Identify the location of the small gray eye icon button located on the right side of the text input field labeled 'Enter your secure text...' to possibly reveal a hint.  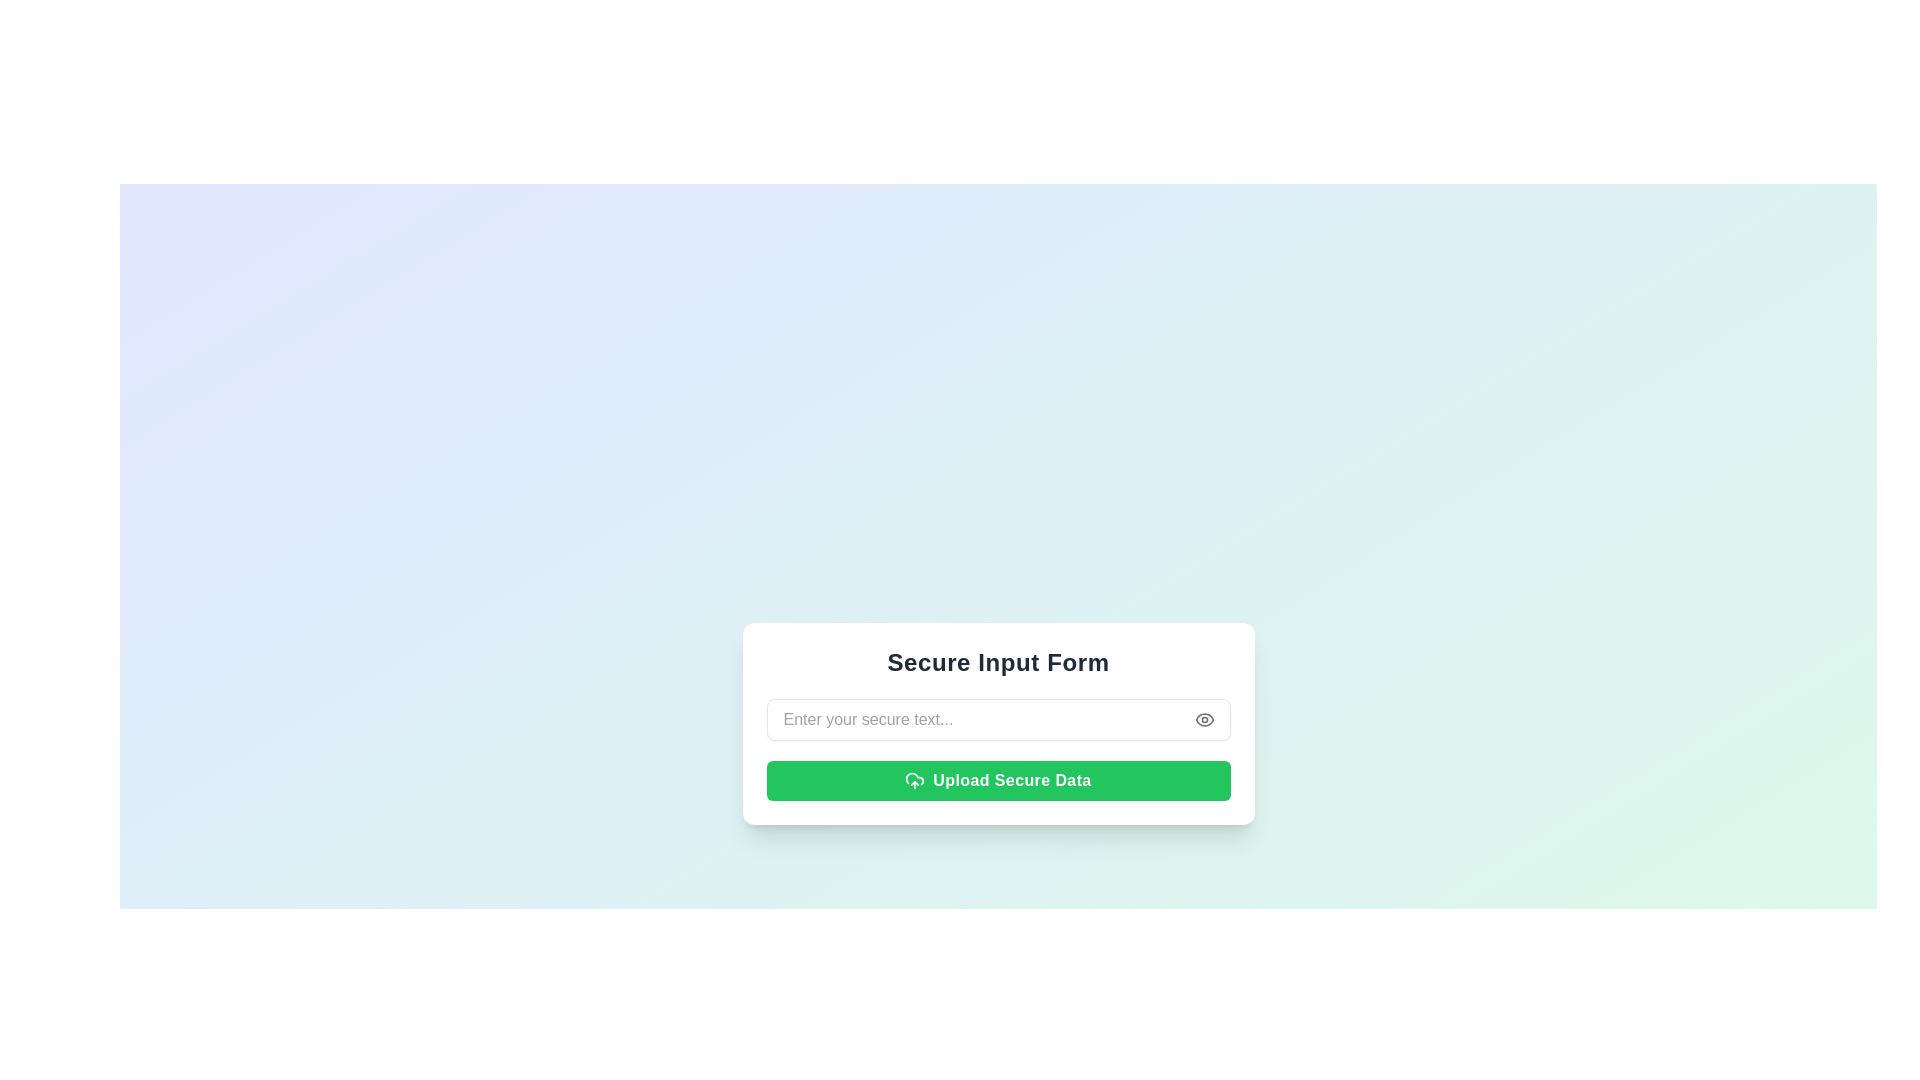
(1203, 720).